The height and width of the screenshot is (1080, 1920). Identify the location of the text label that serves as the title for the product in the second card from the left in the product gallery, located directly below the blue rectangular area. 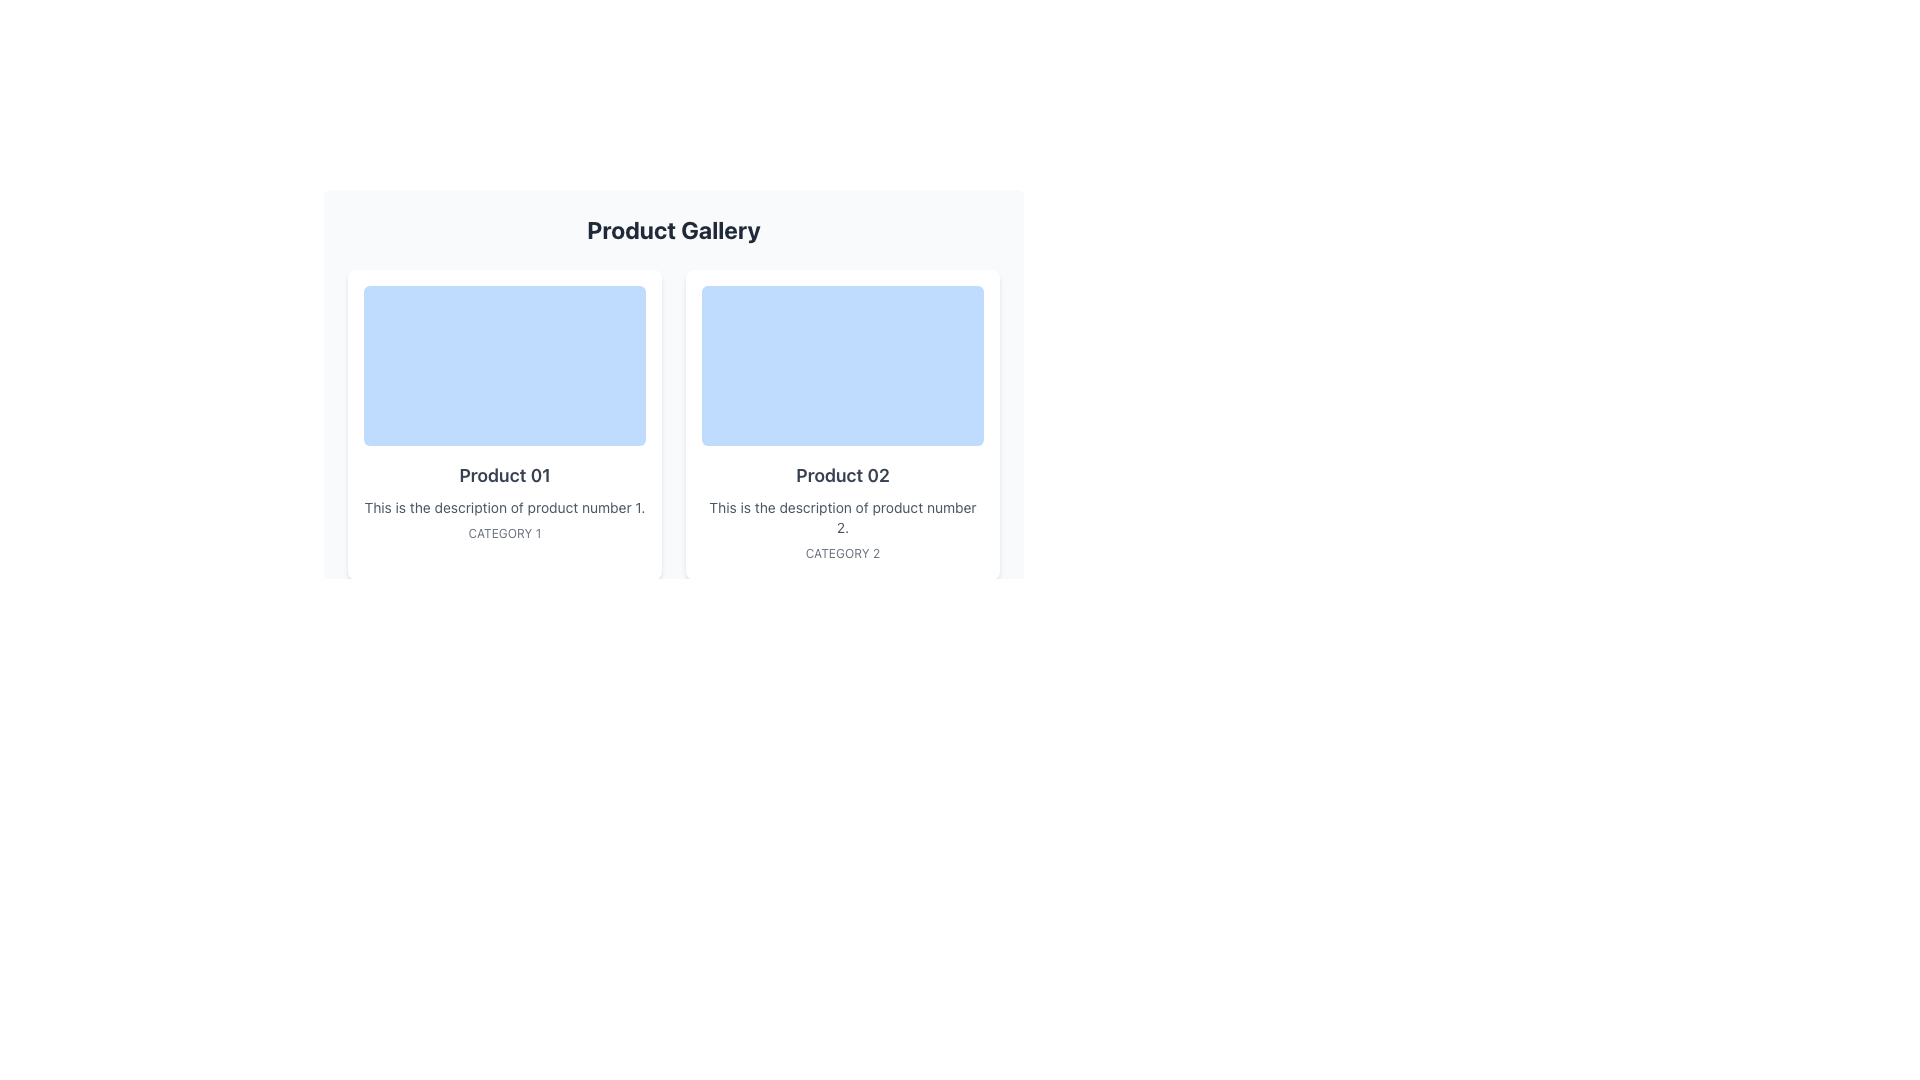
(843, 475).